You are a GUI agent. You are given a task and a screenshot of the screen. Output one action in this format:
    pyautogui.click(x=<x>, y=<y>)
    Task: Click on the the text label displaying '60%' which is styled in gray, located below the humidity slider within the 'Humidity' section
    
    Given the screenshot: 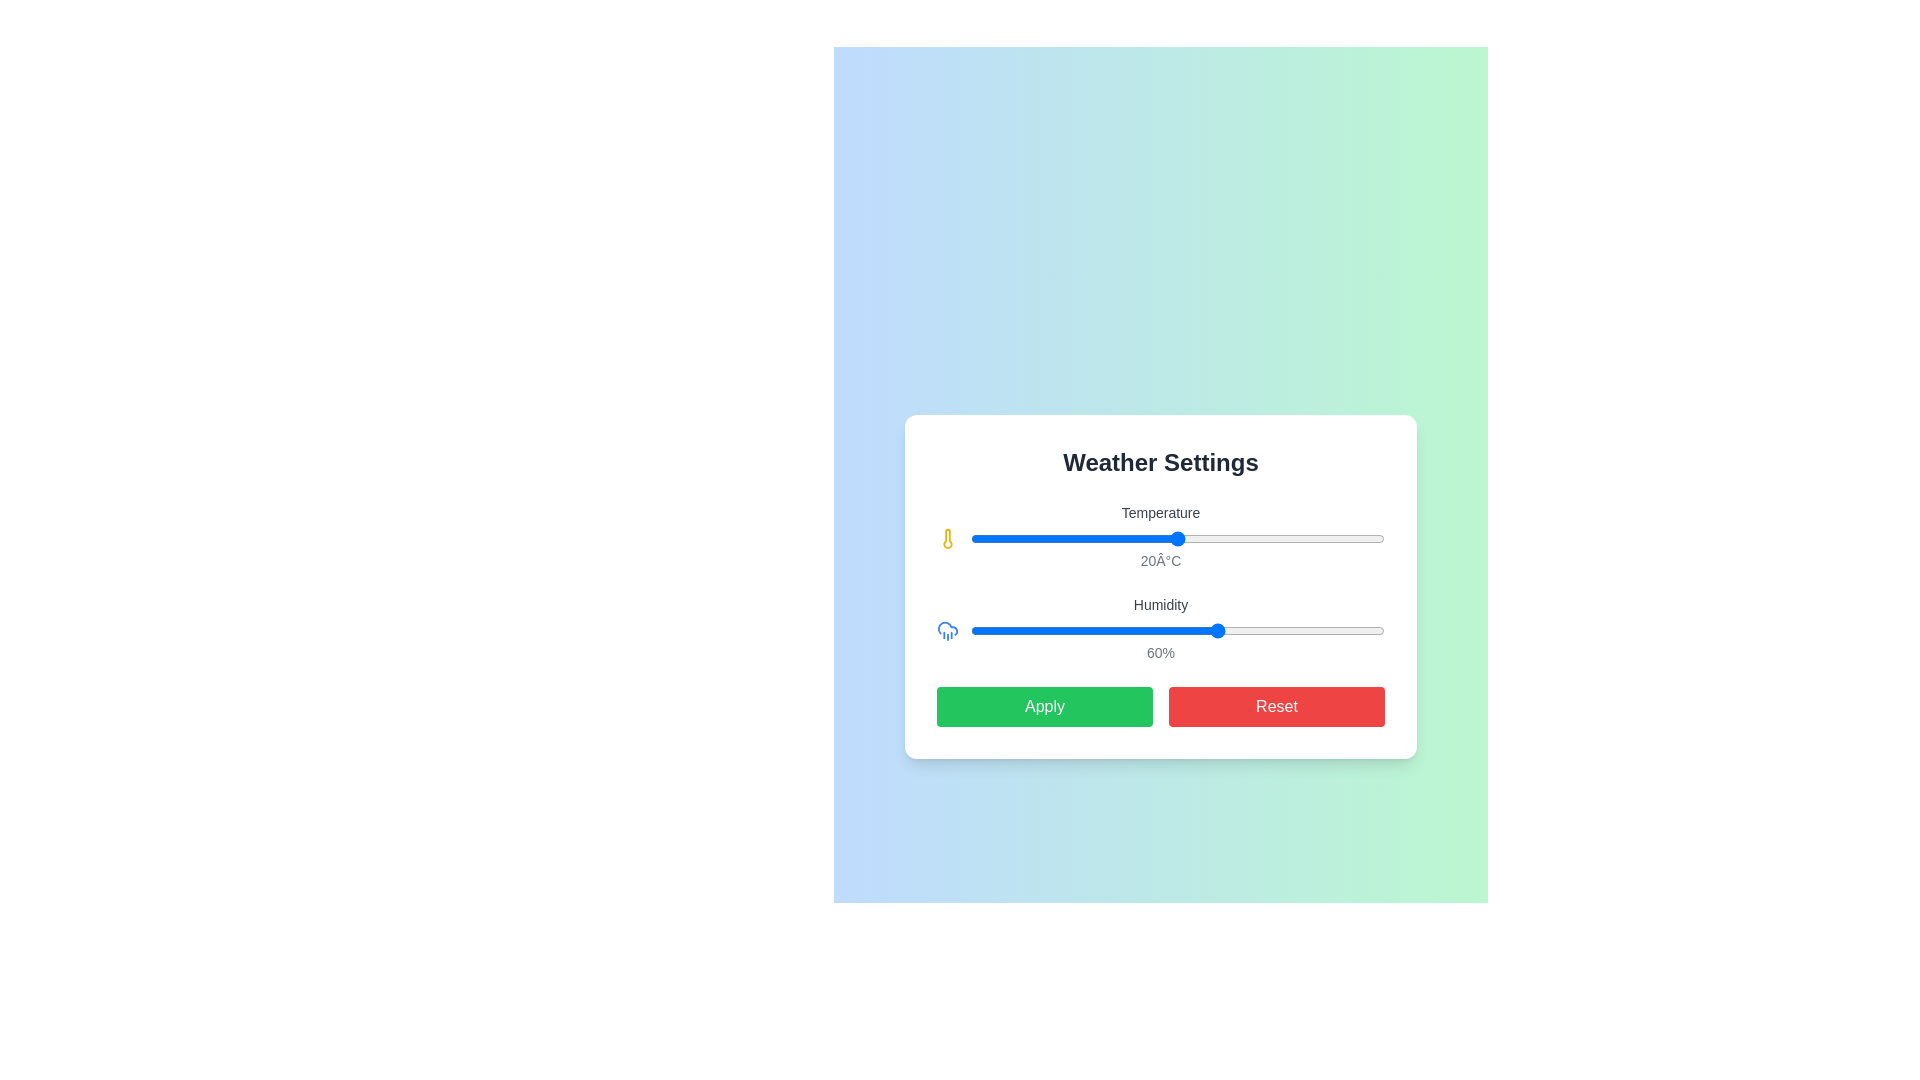 What is the action you would take?
    pyautogui.click(x=1161, y=652)
    